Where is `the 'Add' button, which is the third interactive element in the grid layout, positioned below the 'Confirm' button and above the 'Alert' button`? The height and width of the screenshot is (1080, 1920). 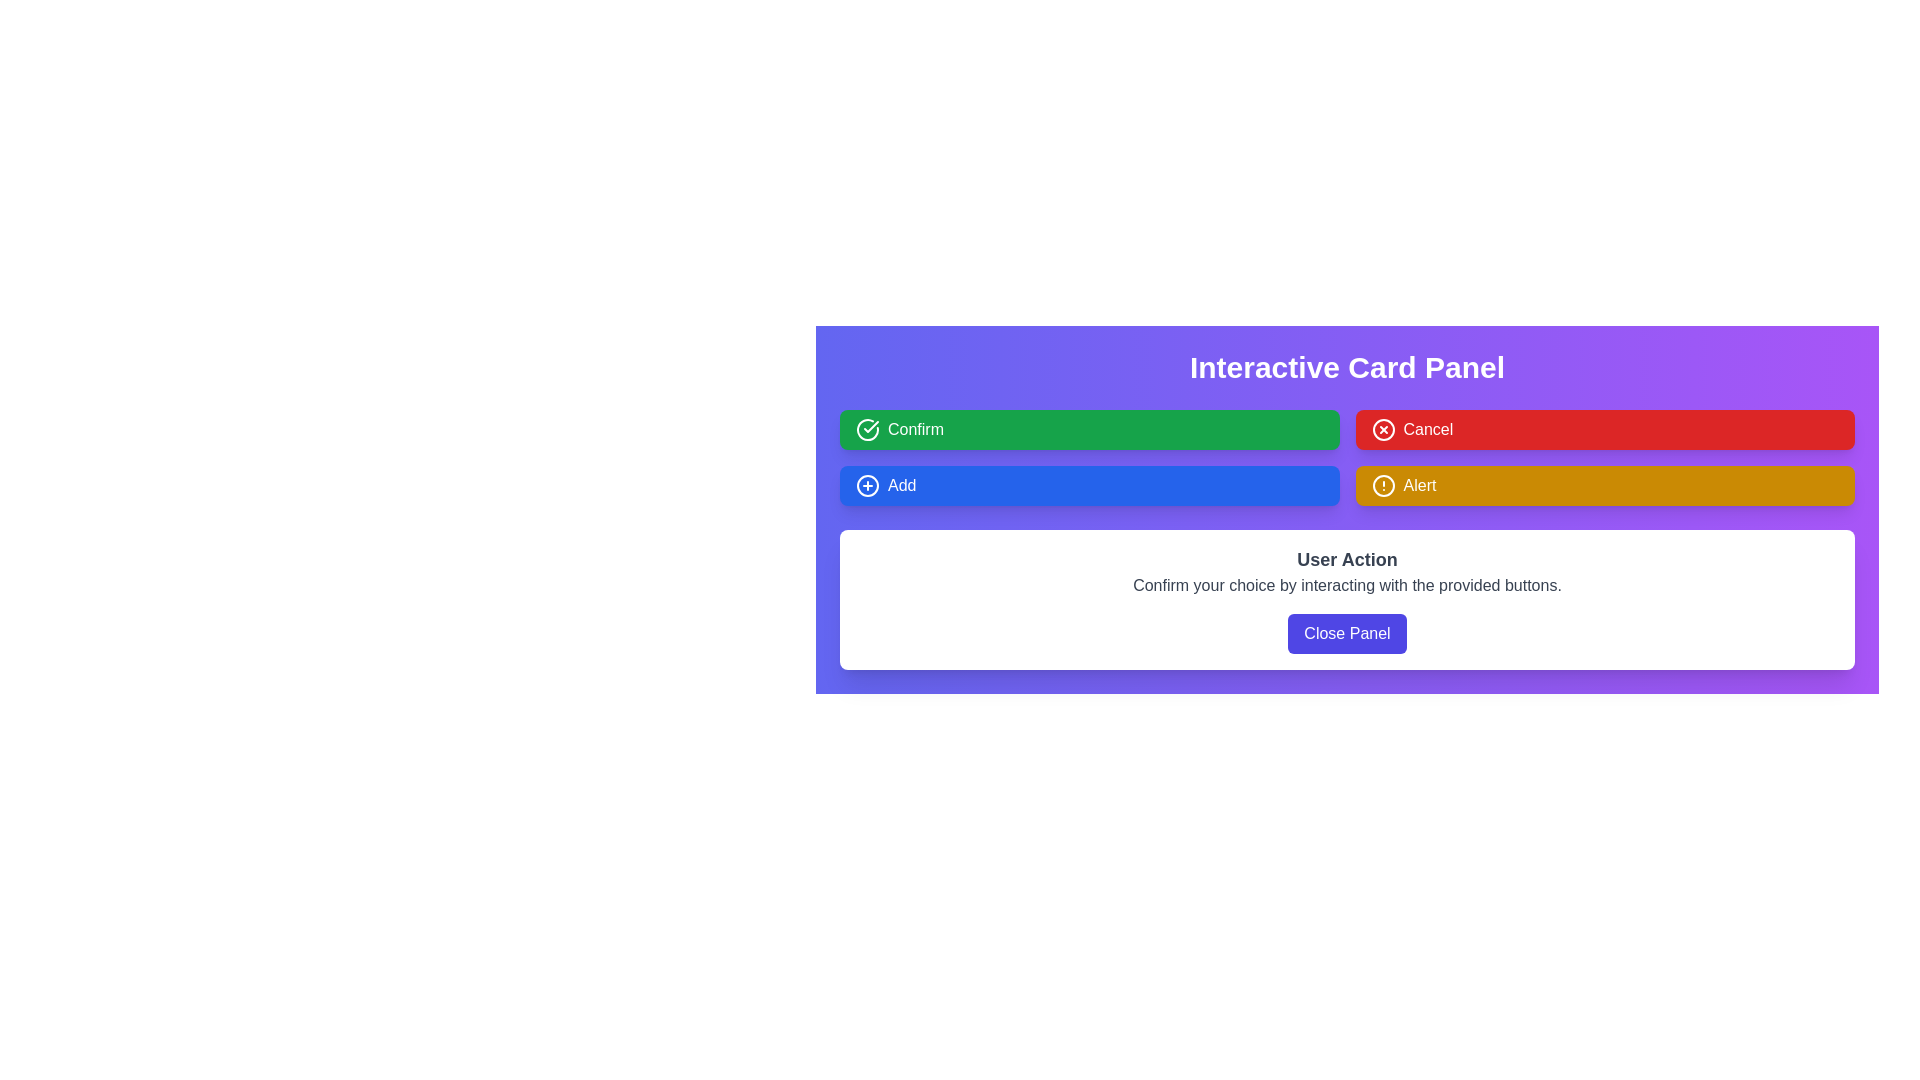
the 'Add' button, which is the third interactive element in the grid layout, positioned below the 'Confirm' button and above the 'Alert' button is located at coordinates (1088, 486).